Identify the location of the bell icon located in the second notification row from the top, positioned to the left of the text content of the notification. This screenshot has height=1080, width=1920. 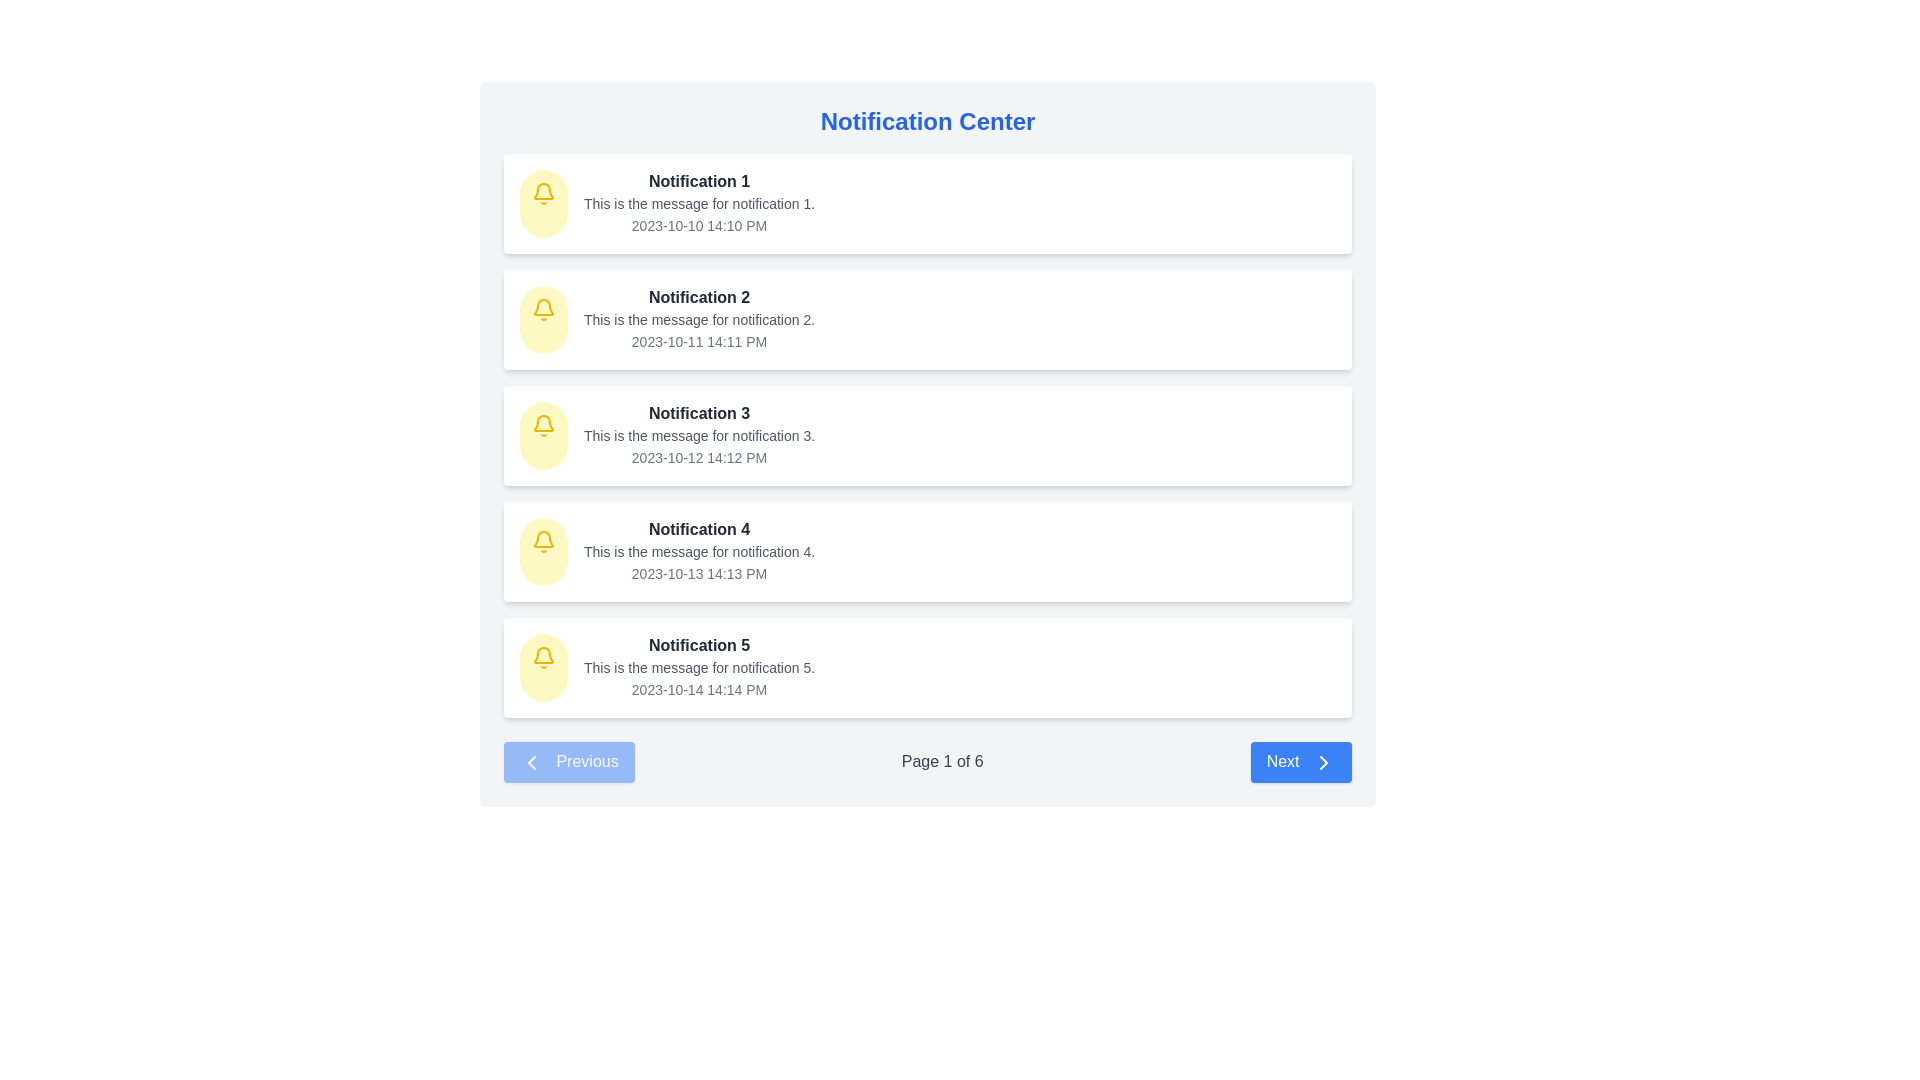
(543, 307).